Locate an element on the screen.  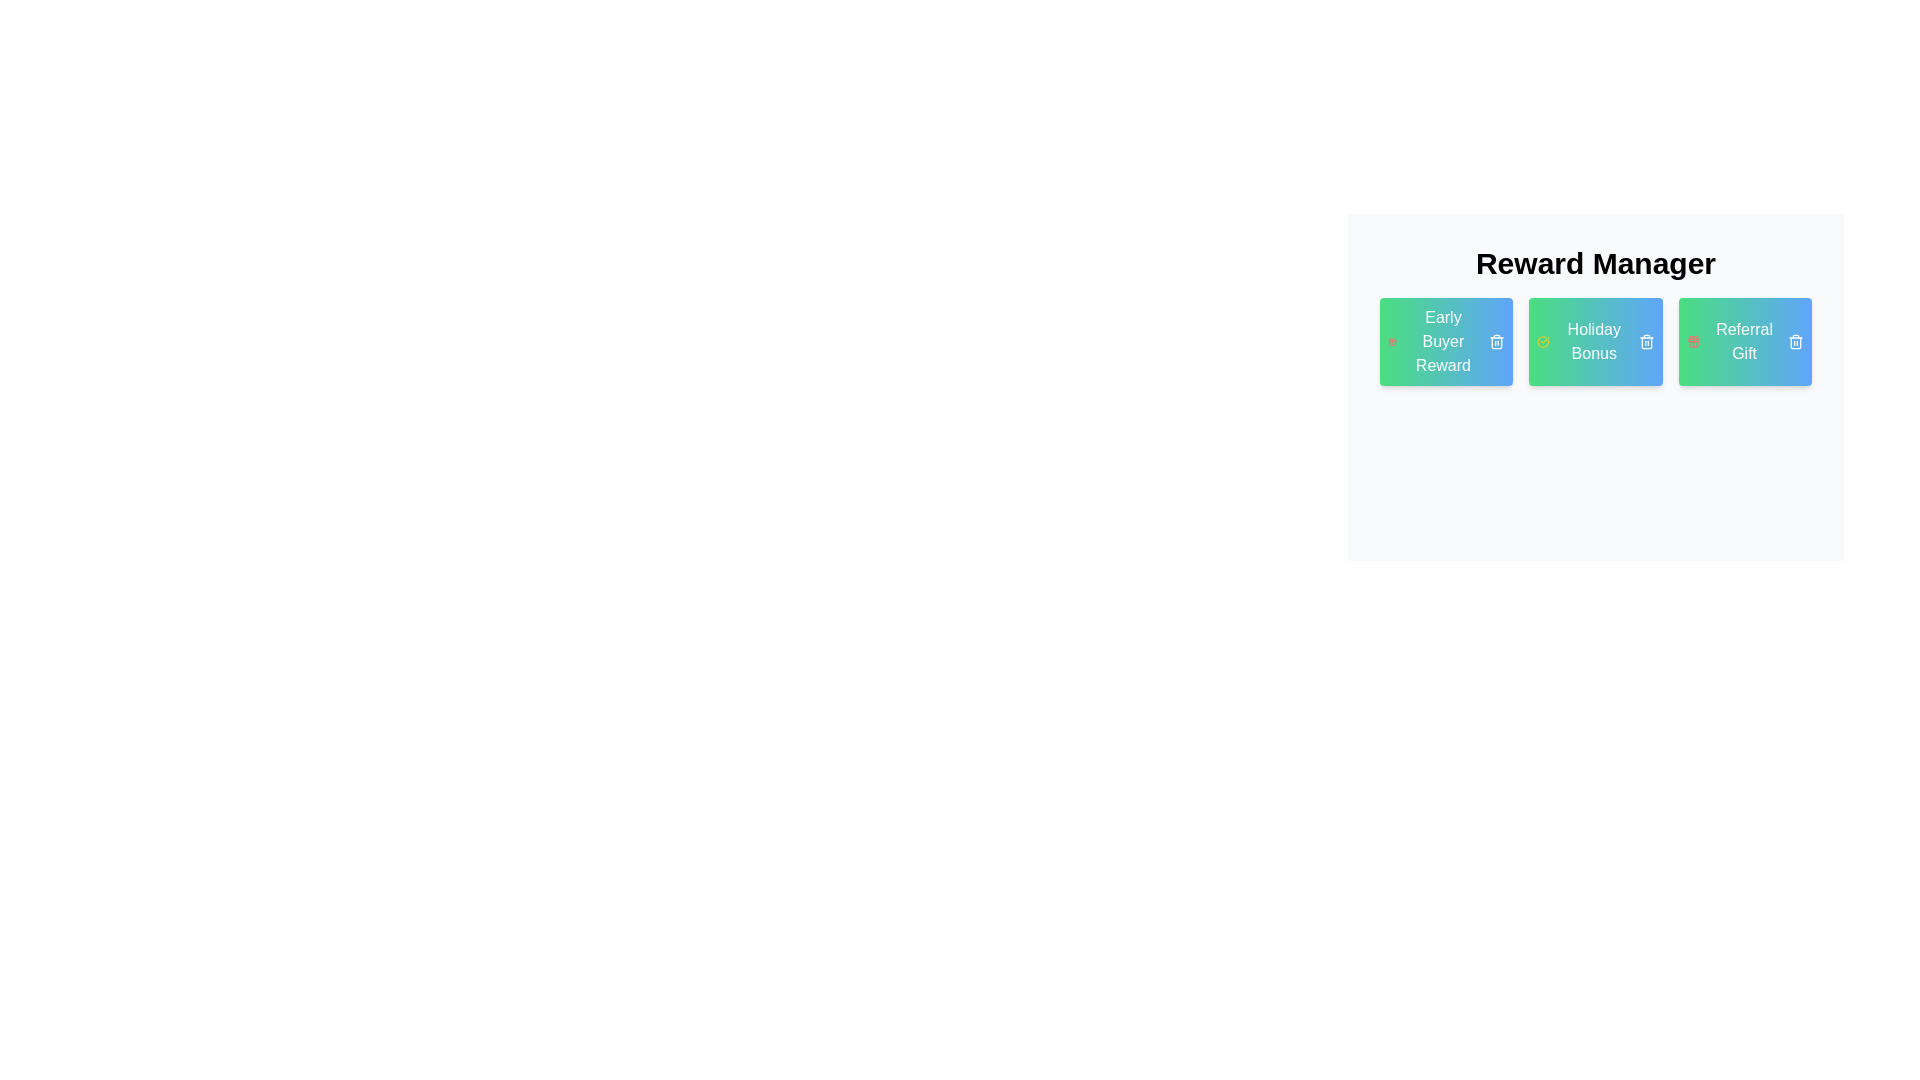
remove button on the tag labeled Referral Gift is located at coordinates (1795, 341).